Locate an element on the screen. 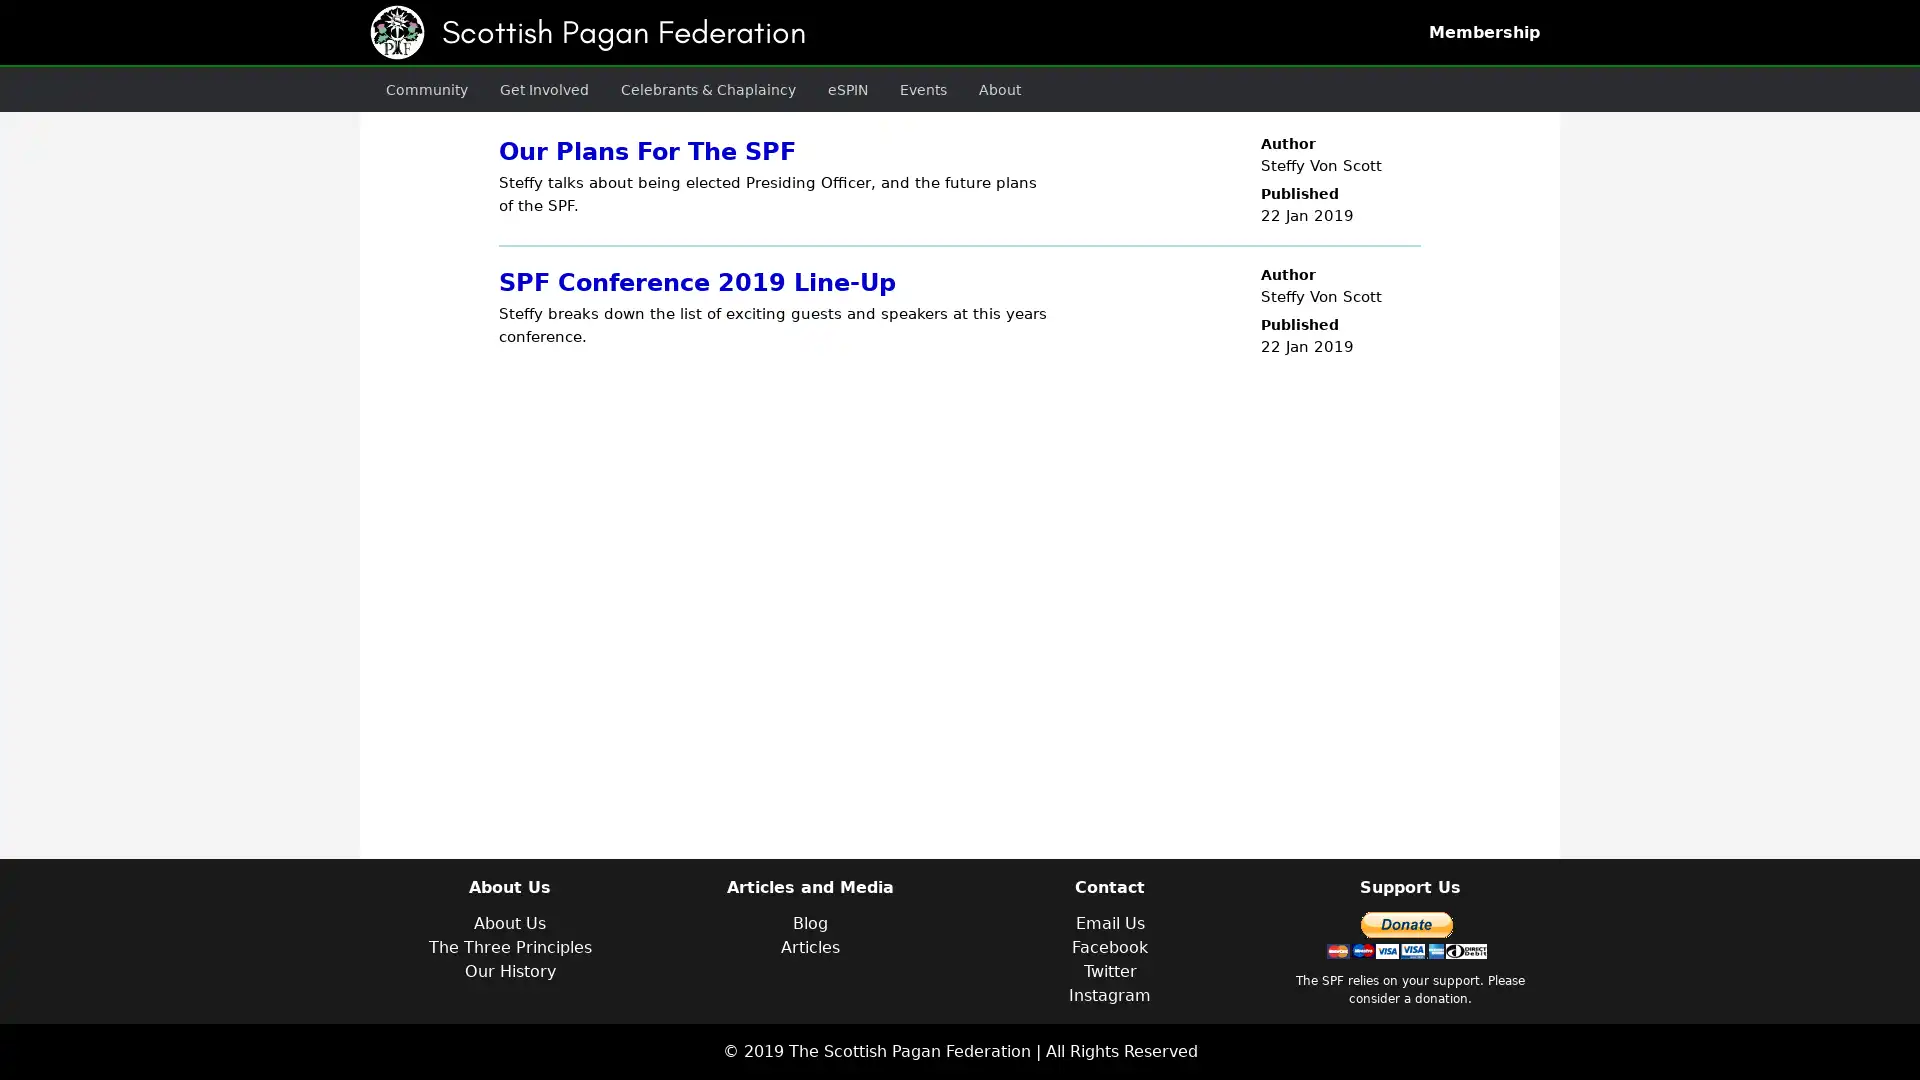 The height and width of the screenshot is (1080, 1920). Events is located at coordinates (881, 88).